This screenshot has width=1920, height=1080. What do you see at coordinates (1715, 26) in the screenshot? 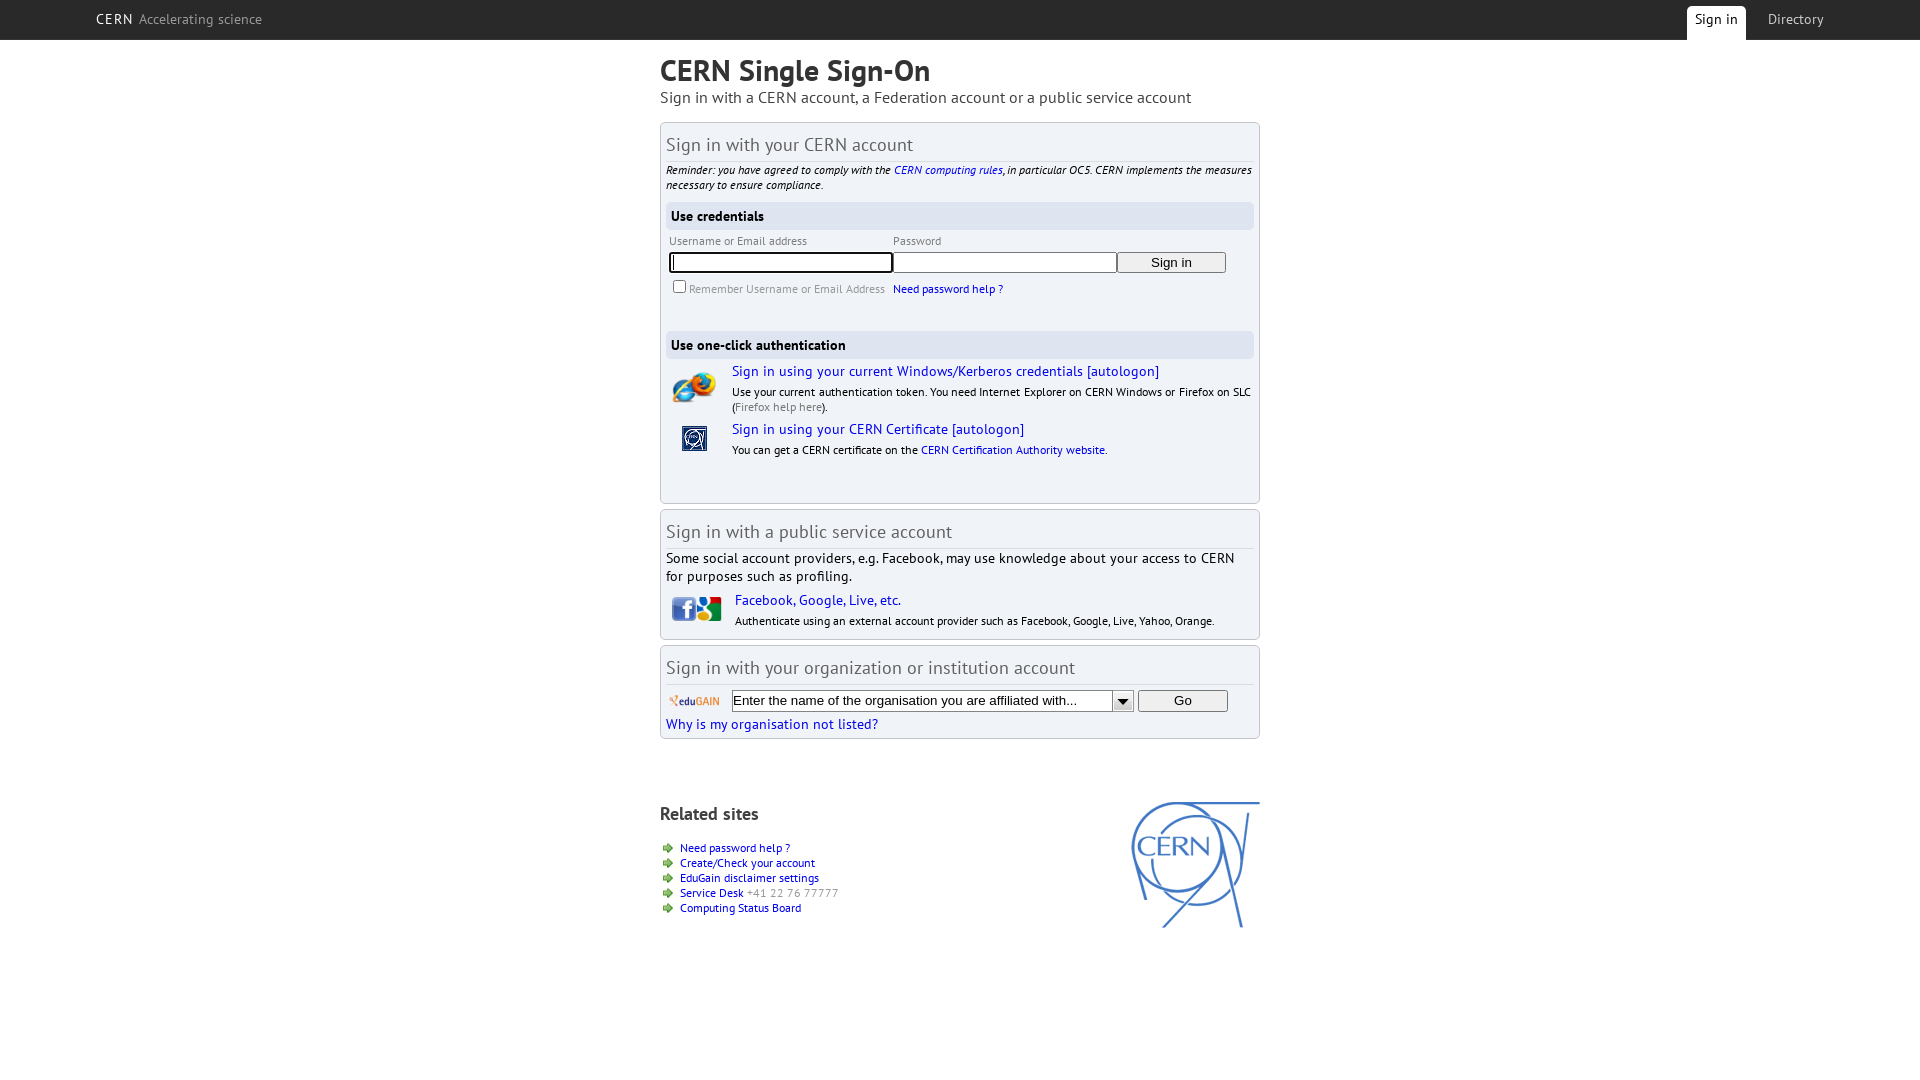
I see `'Sign in'` at bounding box center [1715, 26].